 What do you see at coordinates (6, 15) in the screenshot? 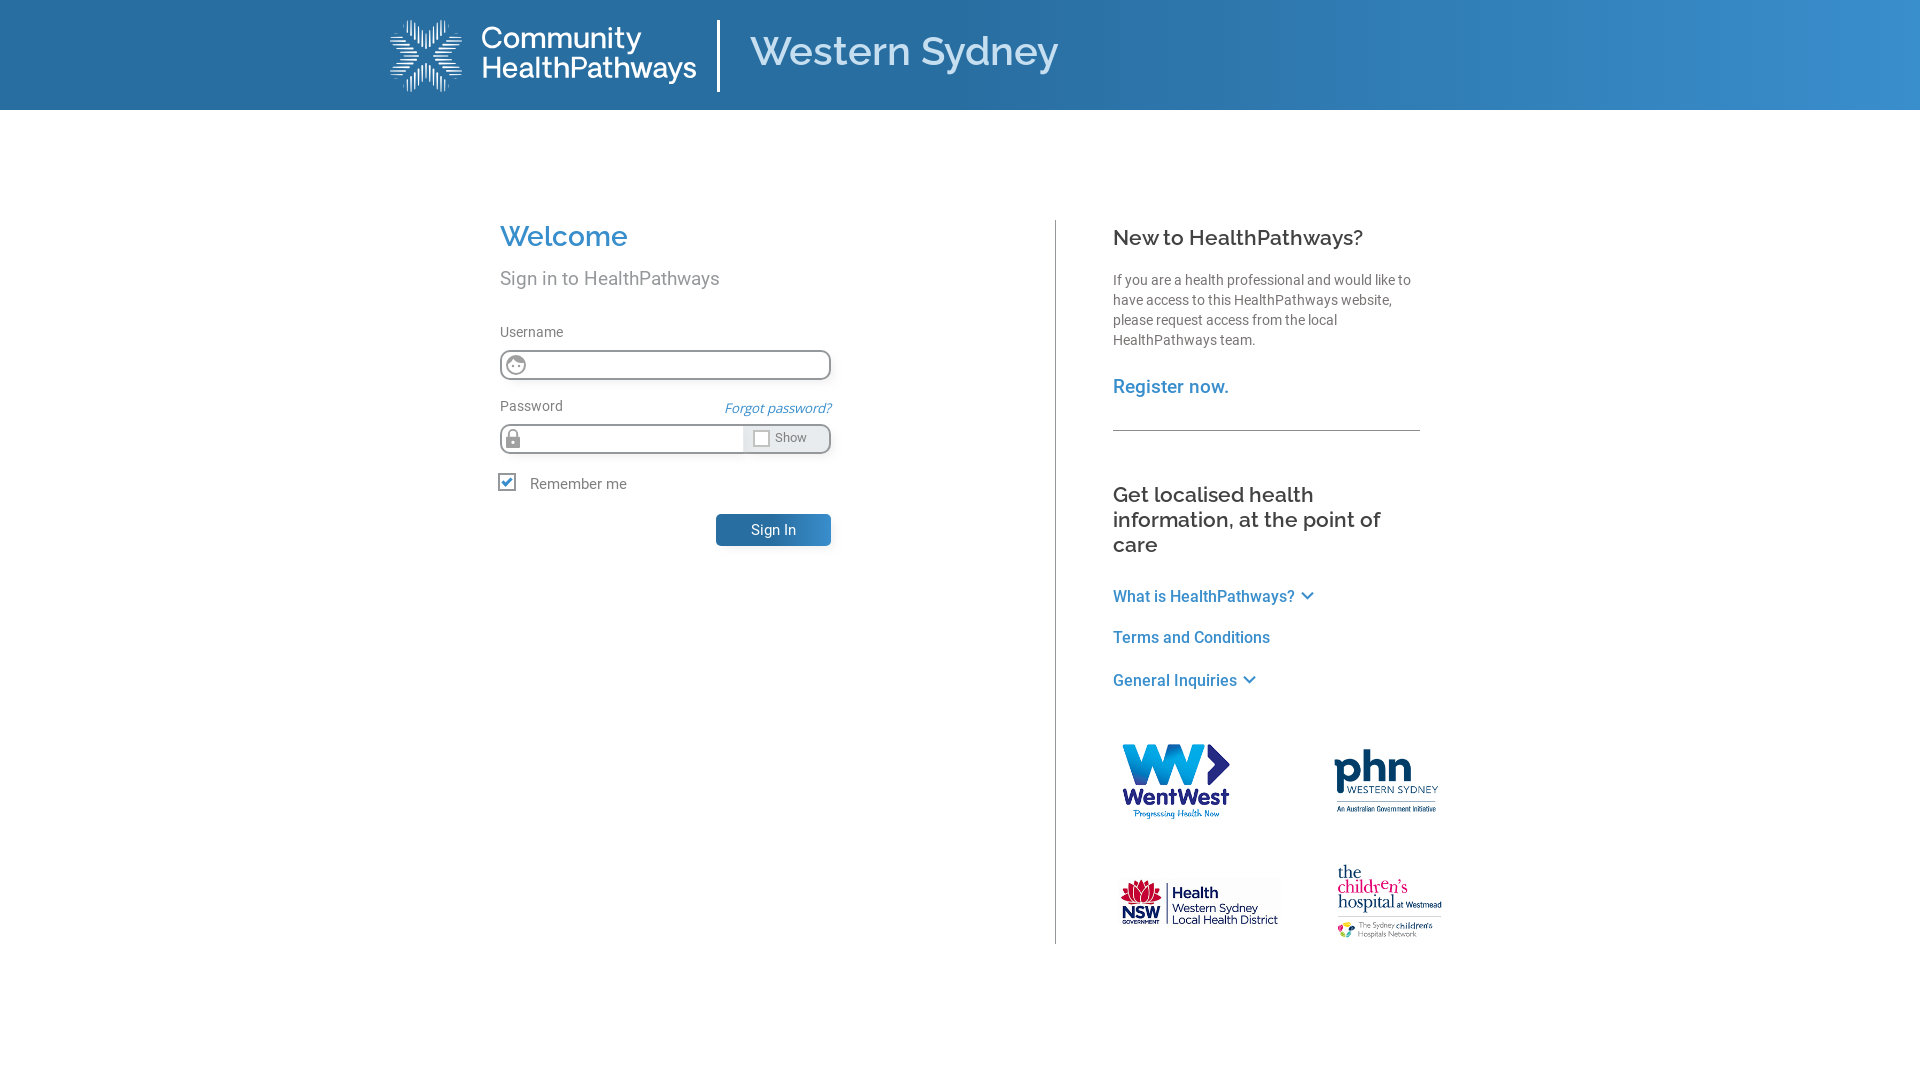
I see `'on'` at bounding box center [6, 15].